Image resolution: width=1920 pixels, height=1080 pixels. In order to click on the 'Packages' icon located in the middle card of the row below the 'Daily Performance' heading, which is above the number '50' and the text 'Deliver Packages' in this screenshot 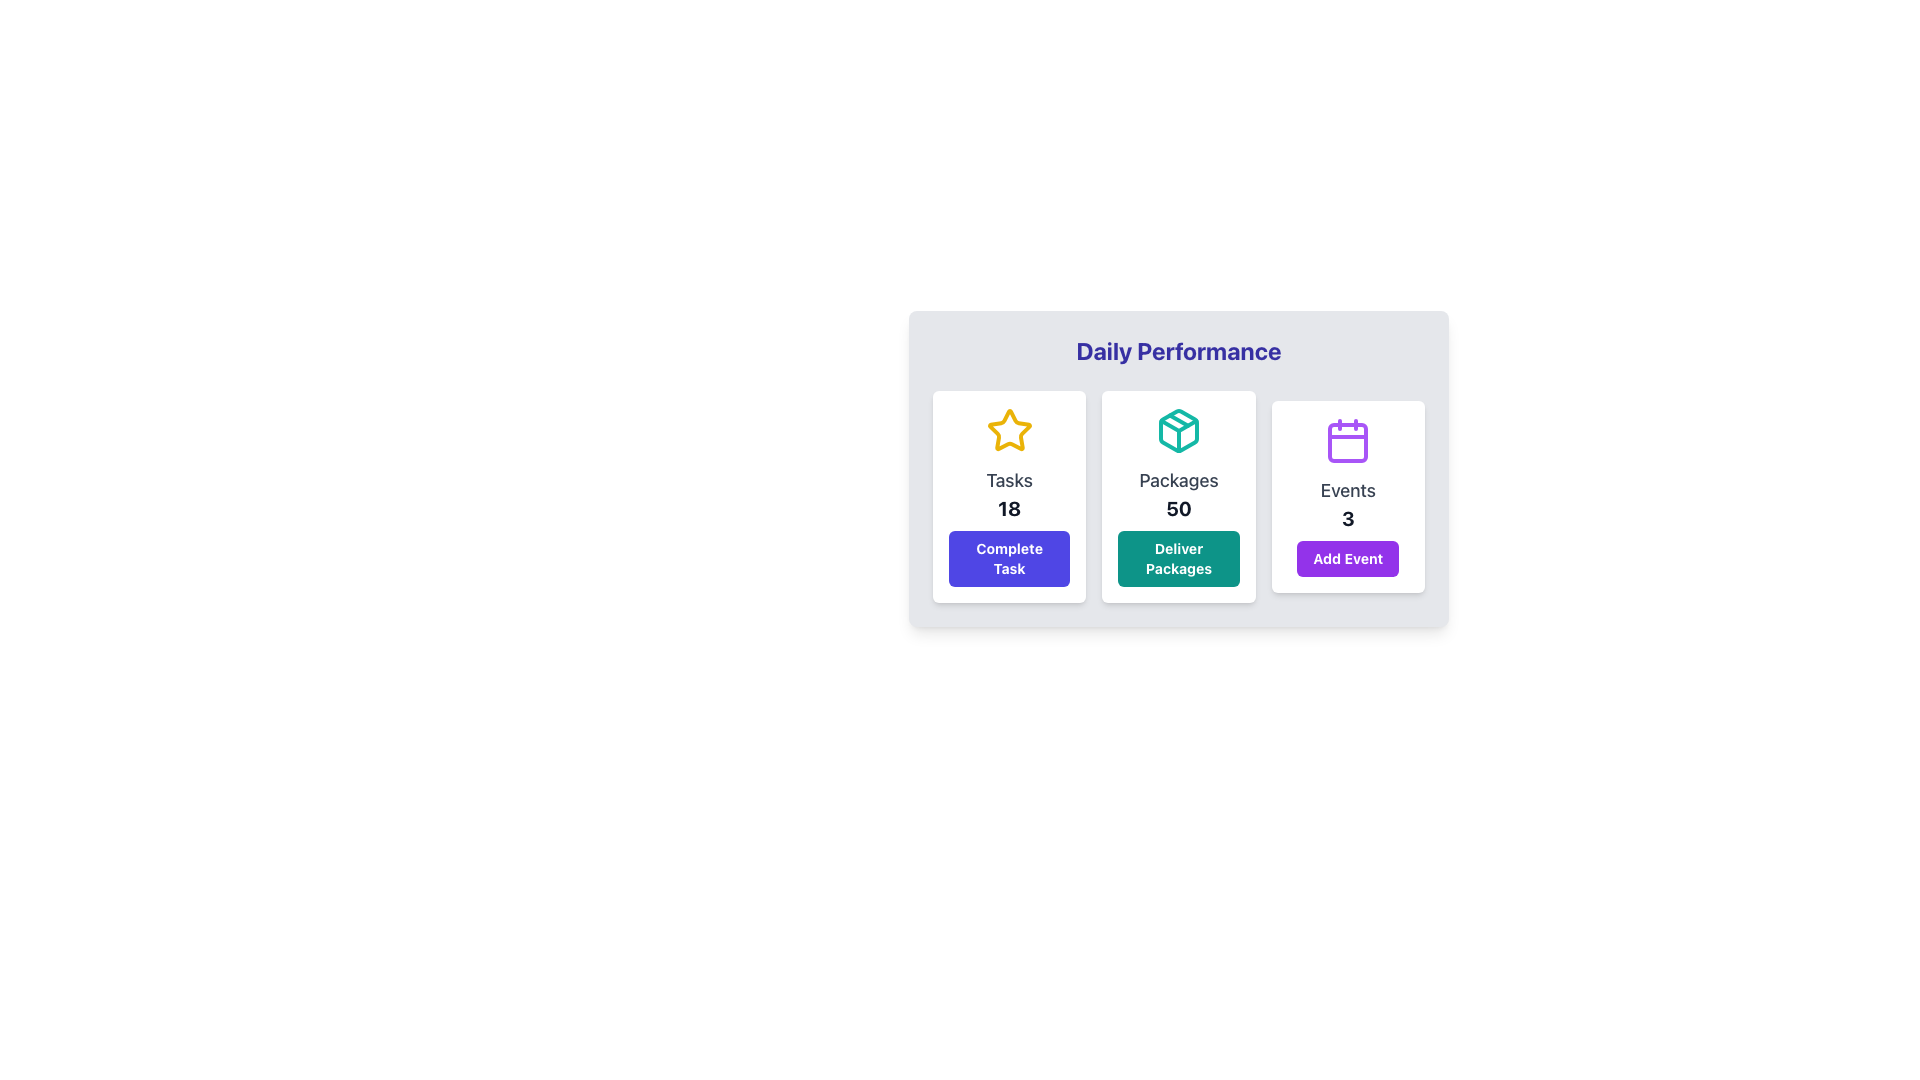, I will do `click(1179, 430)`.